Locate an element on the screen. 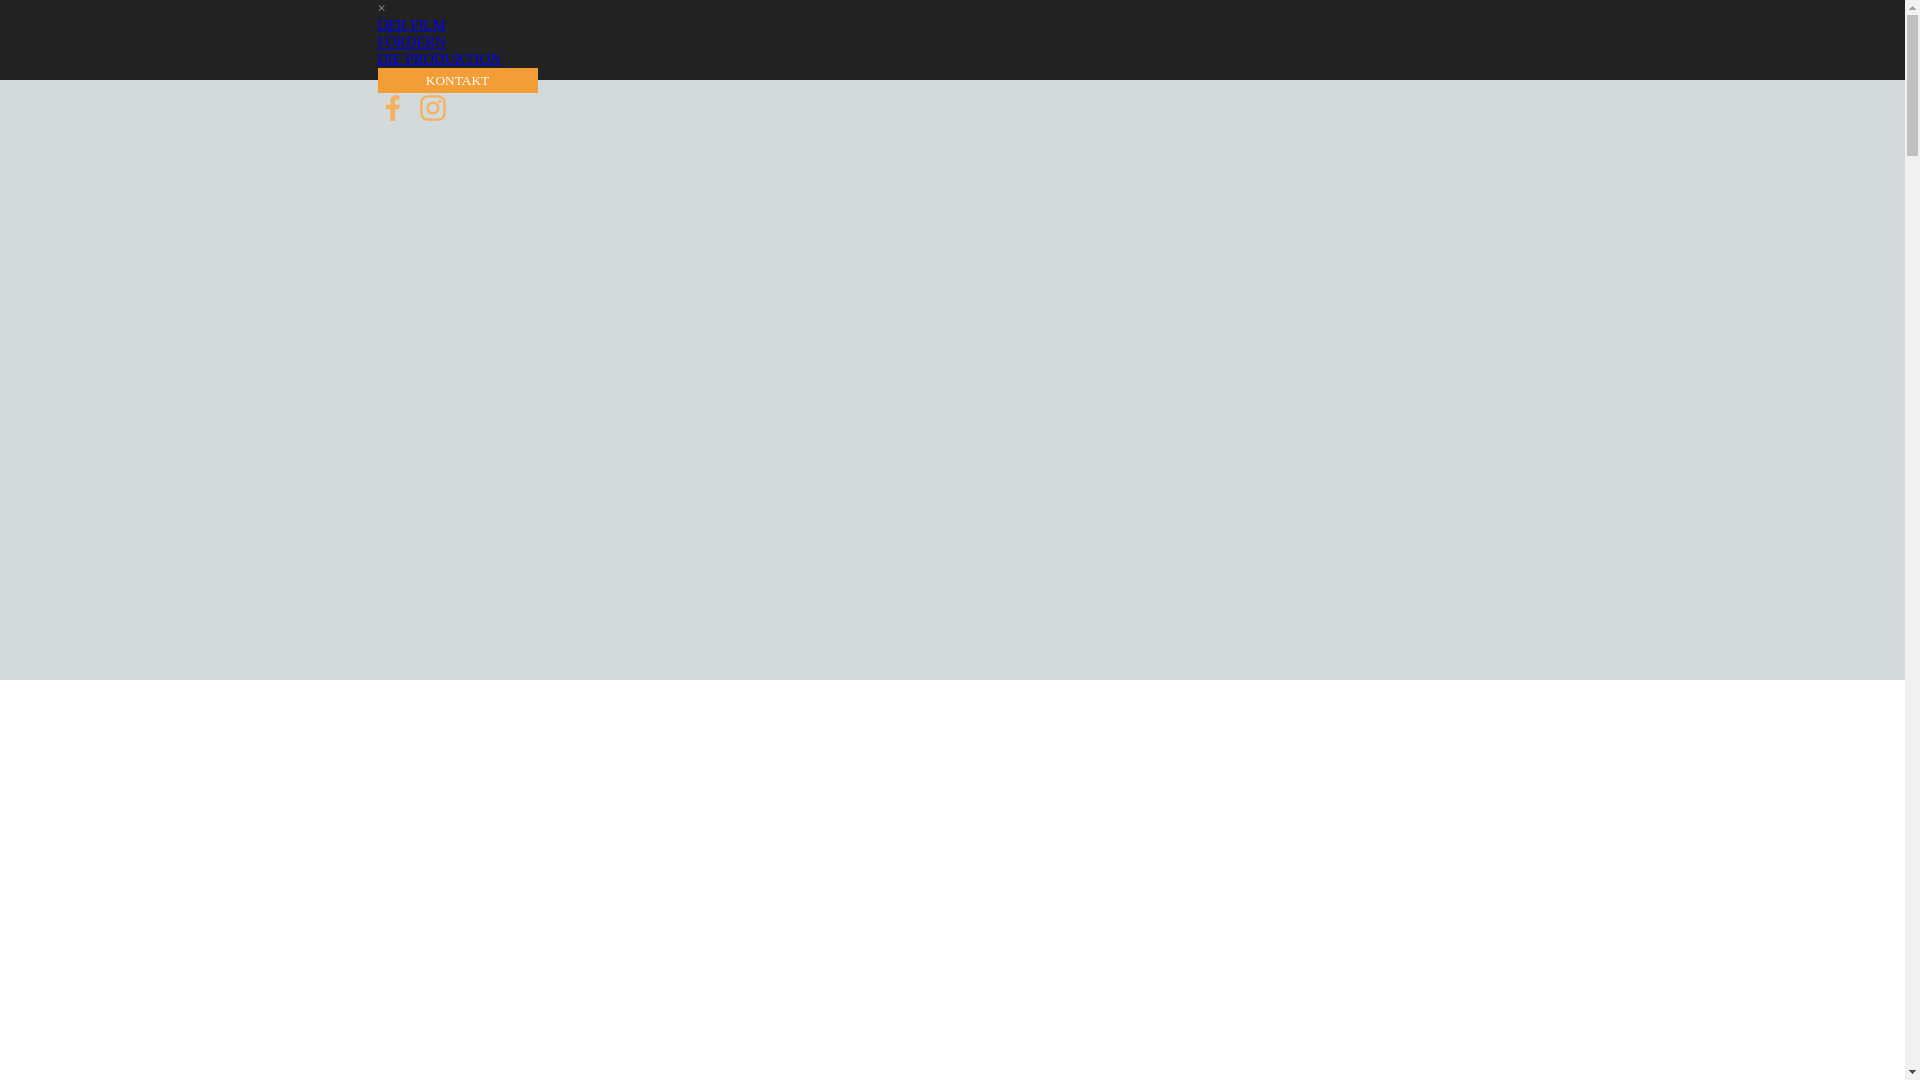  'KONTAKT' is located at coordinates (456, 79).